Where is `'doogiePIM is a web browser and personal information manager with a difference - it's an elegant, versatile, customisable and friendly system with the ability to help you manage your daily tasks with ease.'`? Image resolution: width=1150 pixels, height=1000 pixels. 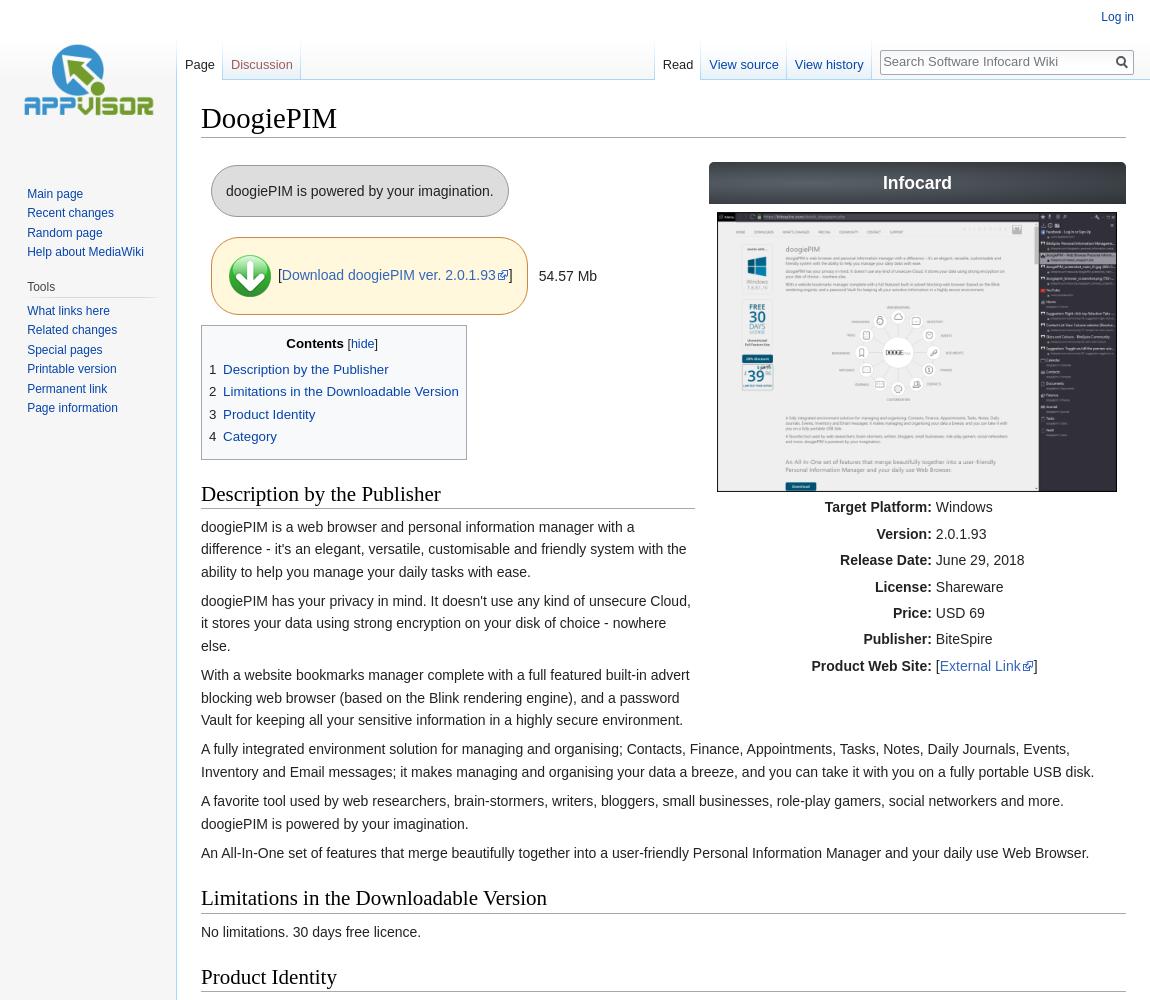
'doogiePIM is a web browser and personal information manager with a difference - it's an elegant, versatile, customisable and friendly system with the ability to help you manage your daily tasks with ease.' is located at coordinates (443, 548).